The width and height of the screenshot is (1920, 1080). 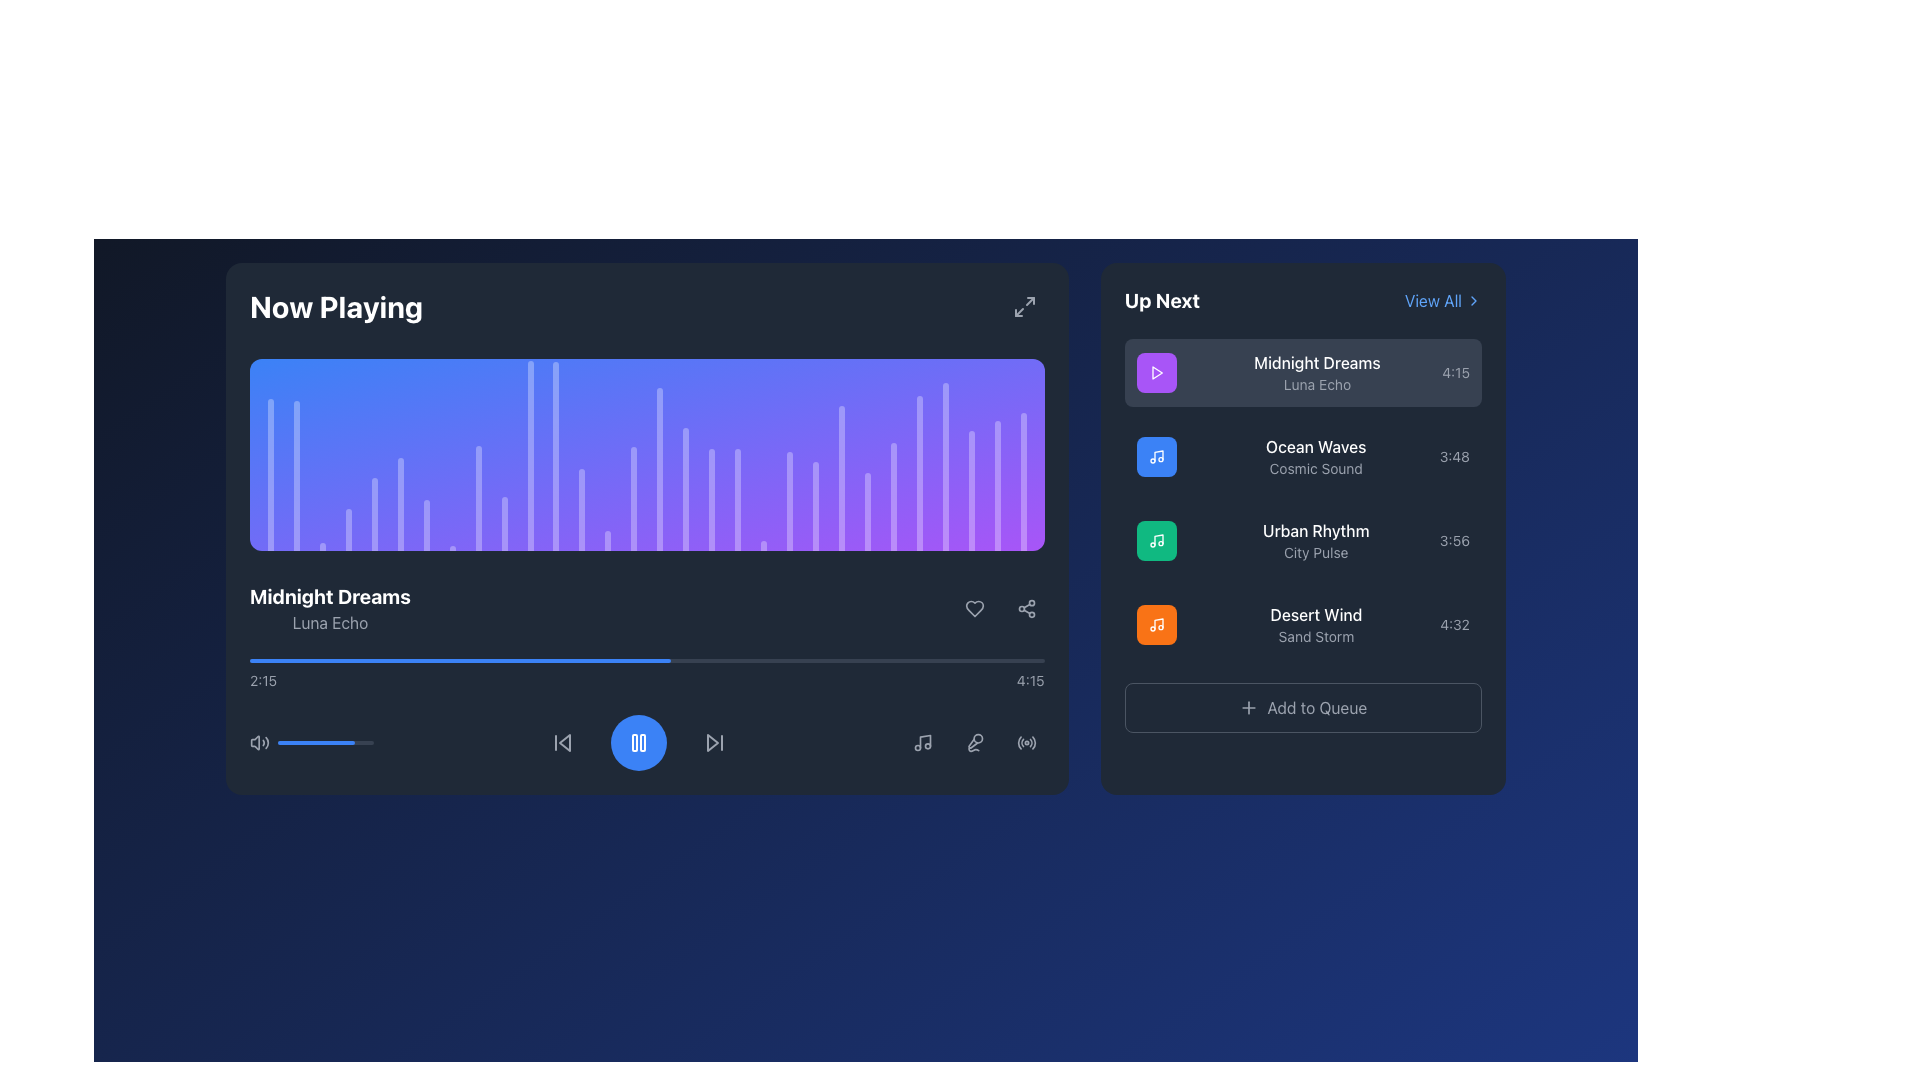 What do you see at coordinates (1316, 552) in the screenshot?
I see `the 'City Pulse' text label, which is displayed in a small gray font beneath the 'Urban Rhythm' title in the 'Up Next' section of the playlist` at bounding box center [1316, 552].